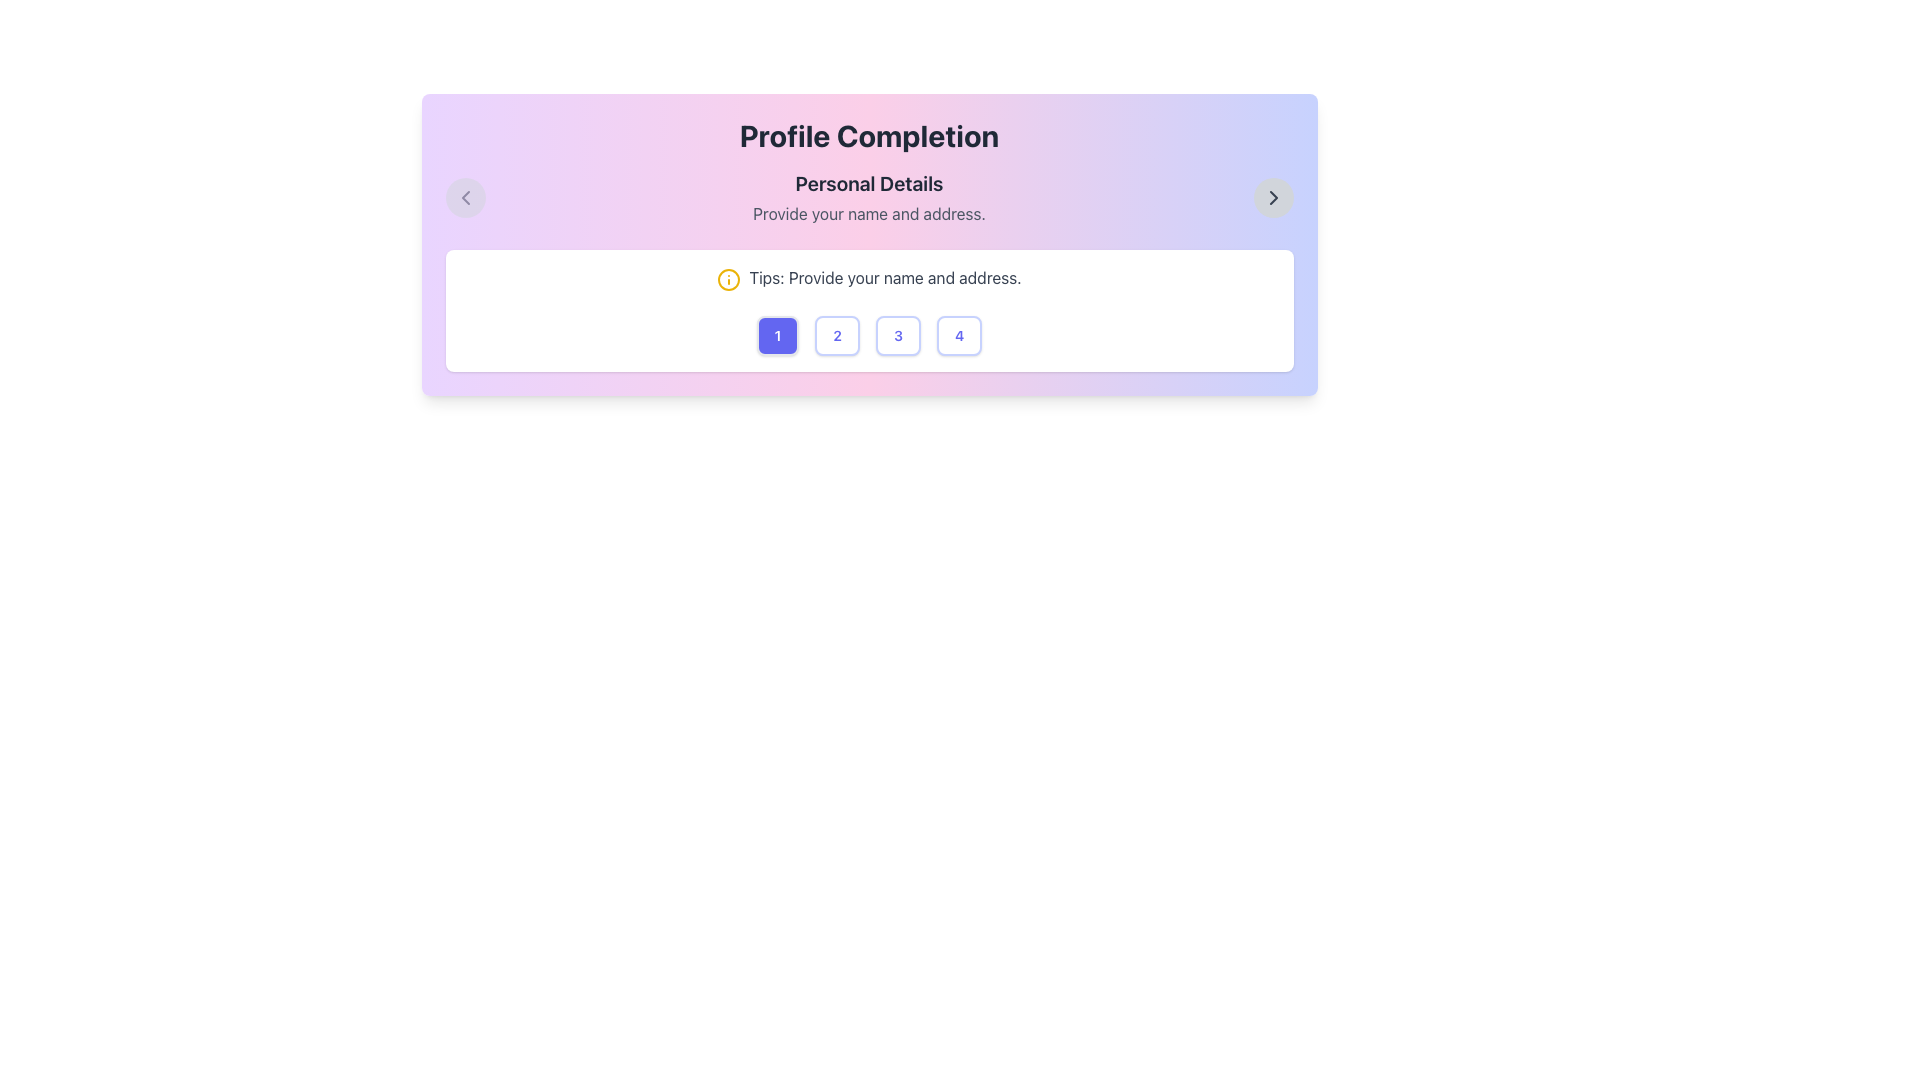  I want to click on the rectangular button with the vibrant indigo background displaying the number '1', so click(776, 334).